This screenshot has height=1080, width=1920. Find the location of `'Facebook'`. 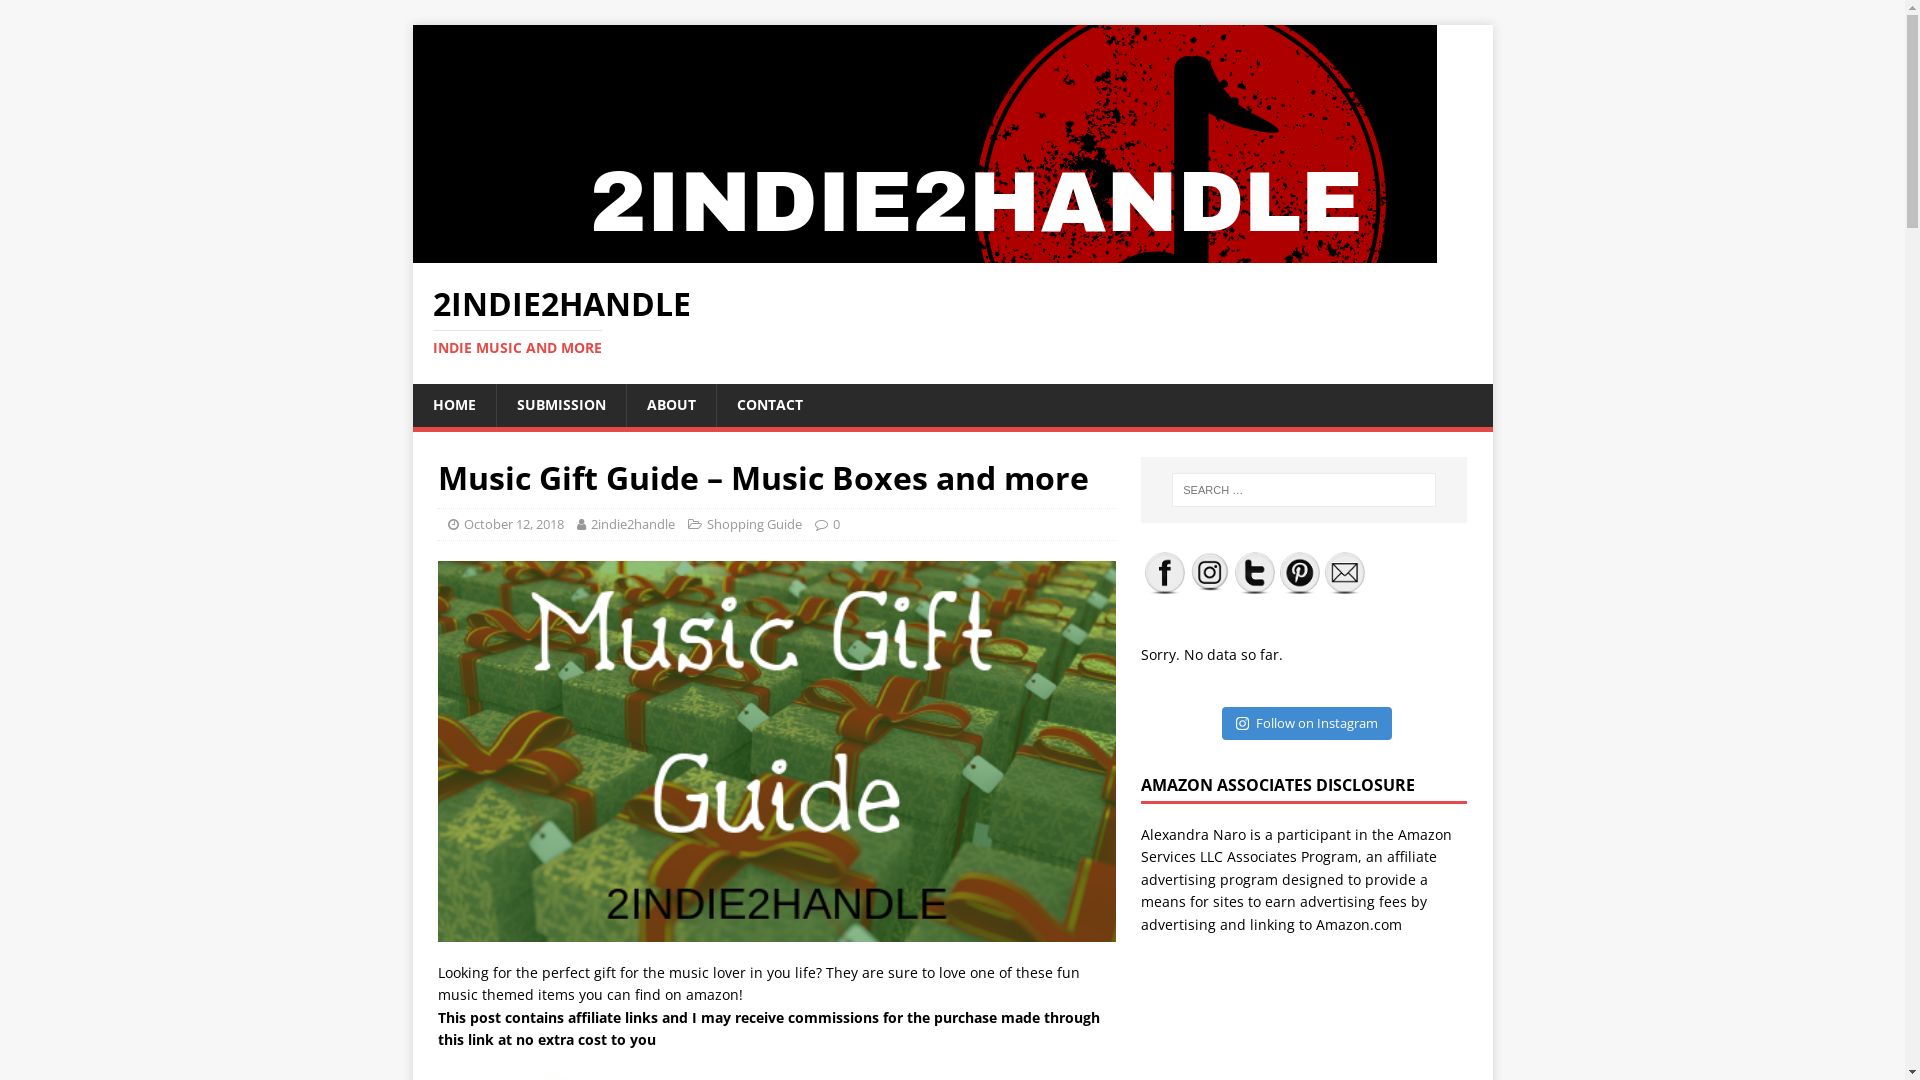

'Facebook' is located at coordinates (1145, 572).